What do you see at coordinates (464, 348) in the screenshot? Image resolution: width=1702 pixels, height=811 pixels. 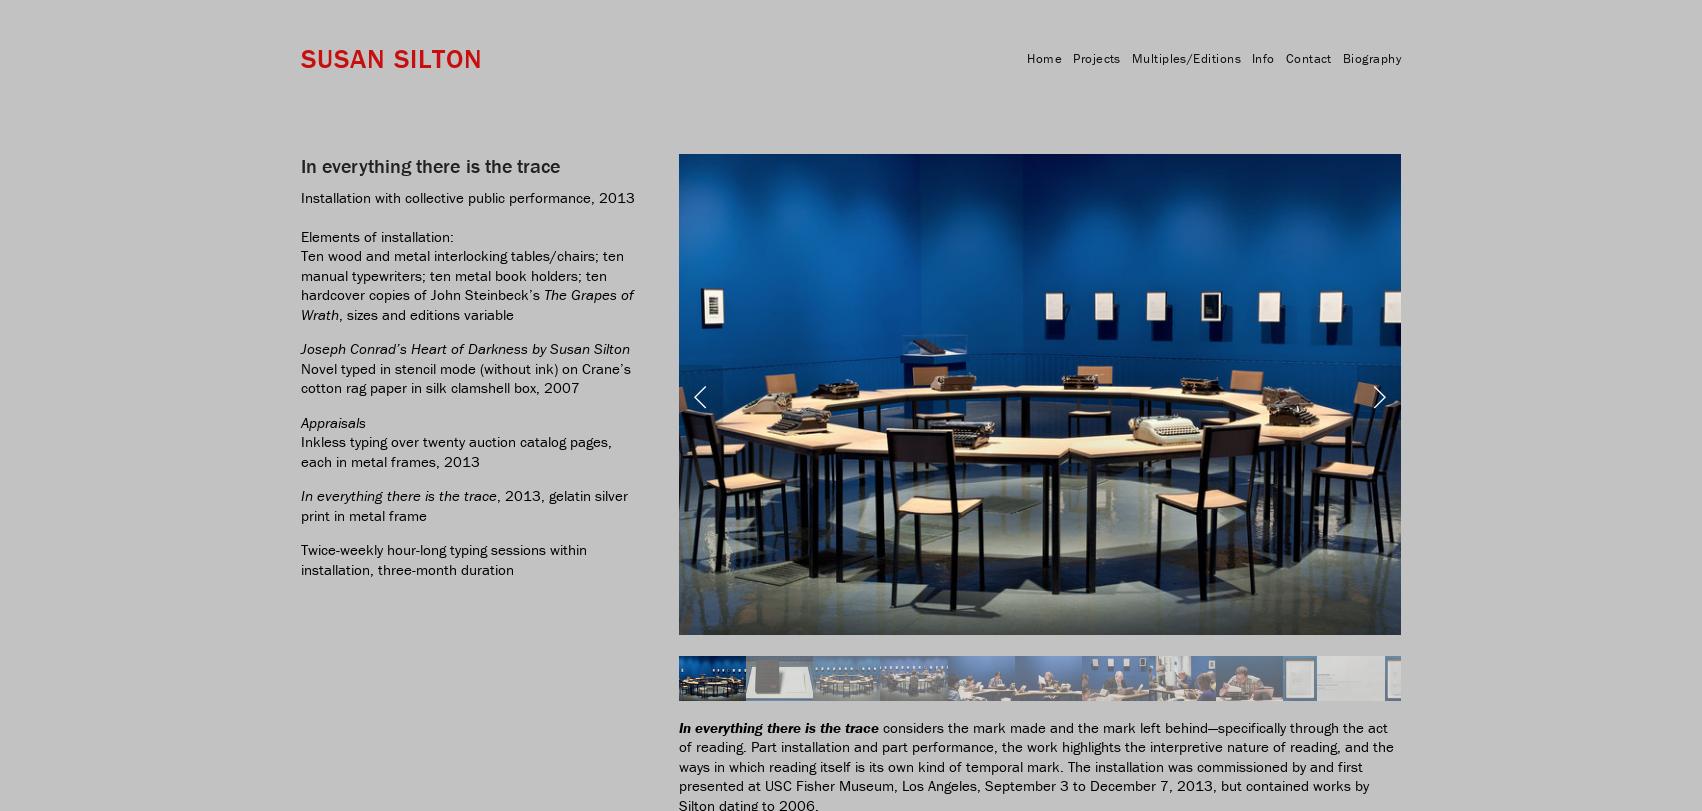 I see `'Joseph Conrad’s Heart of Darkness by Susan Silton'` at bounding box center [464, 348].